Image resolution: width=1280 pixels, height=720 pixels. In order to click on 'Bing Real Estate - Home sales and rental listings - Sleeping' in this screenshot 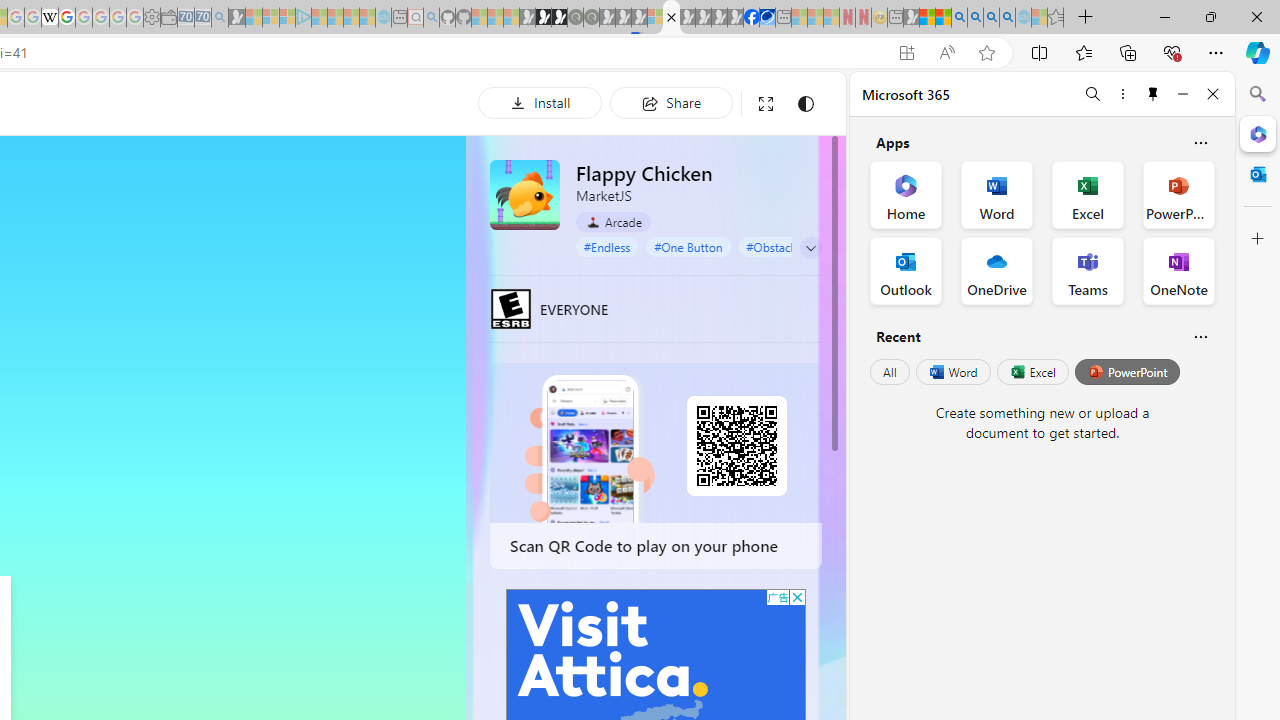, I will do `click(220, 17)`.